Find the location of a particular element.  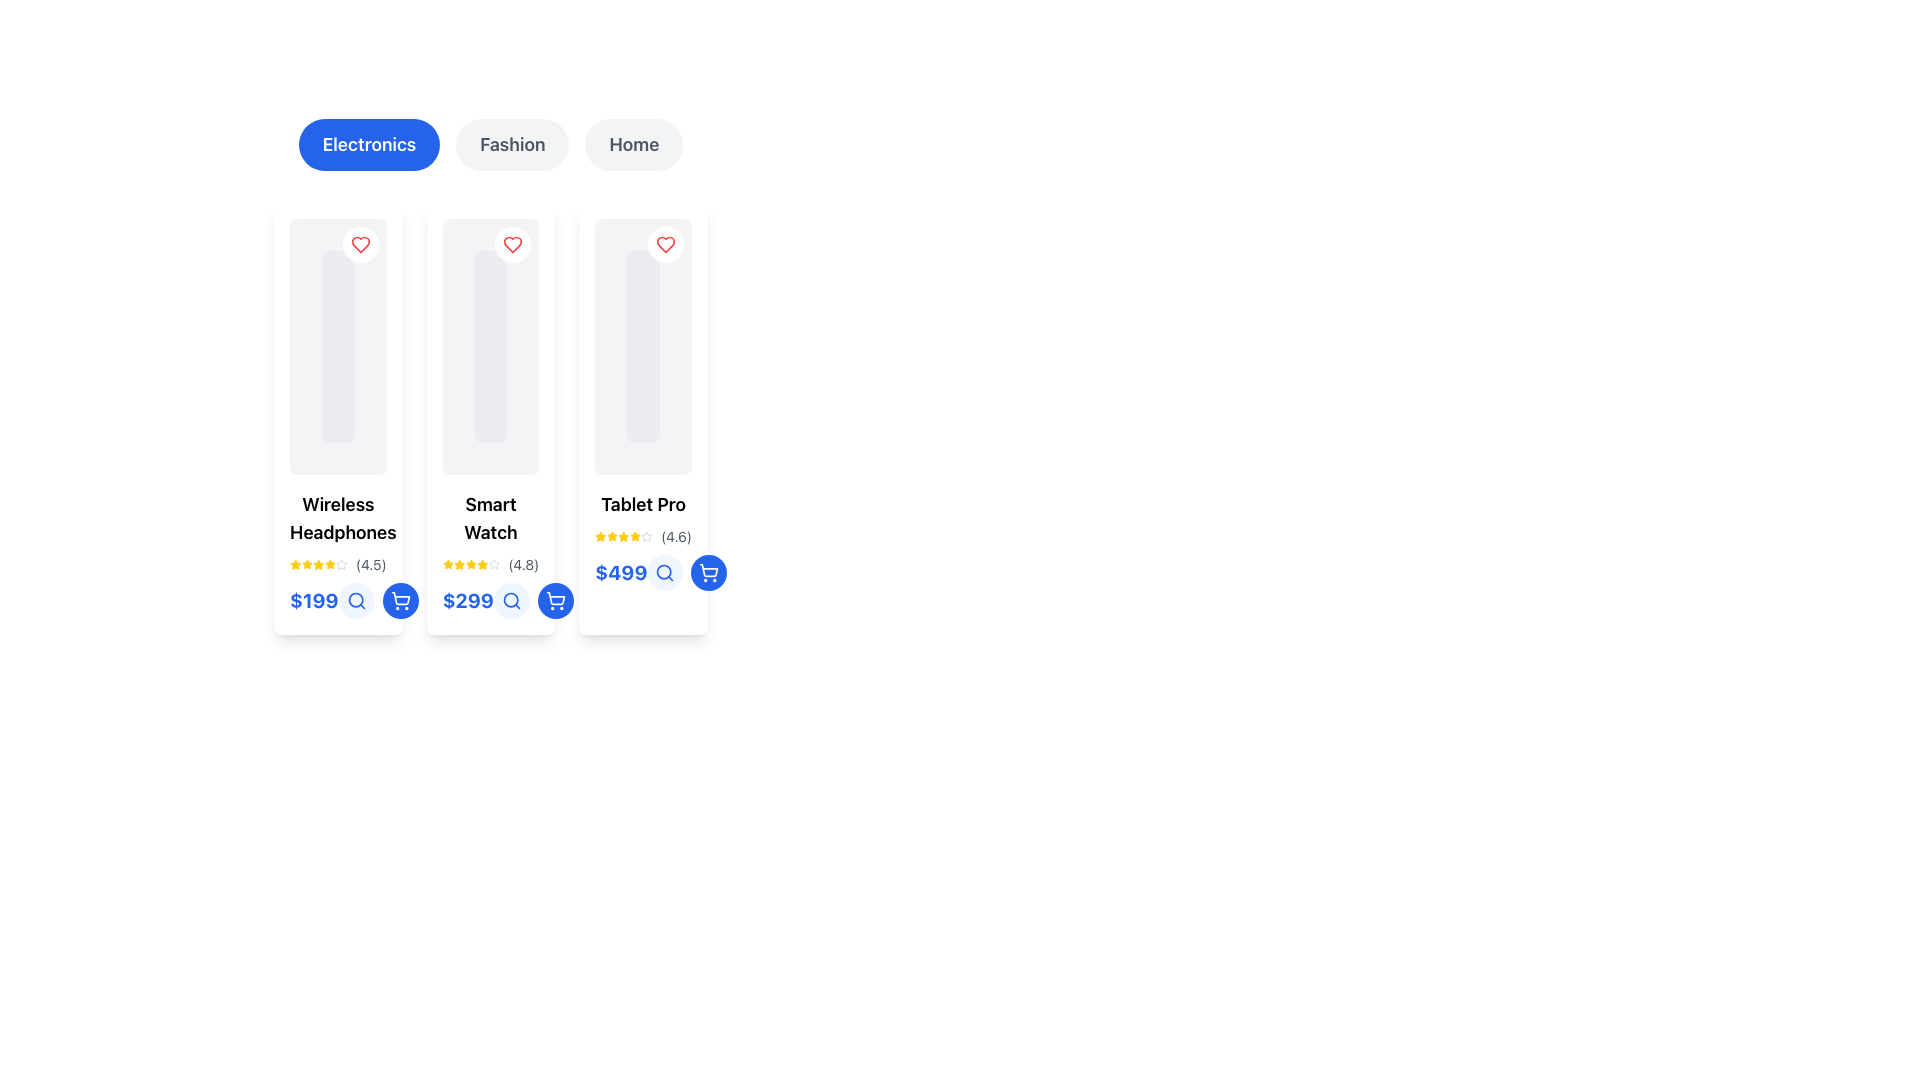

the visual representation of the star icon in the bottom-left corner of the star rating display for the 'Tablet Pro' product card is located at coordinates (634, 535).